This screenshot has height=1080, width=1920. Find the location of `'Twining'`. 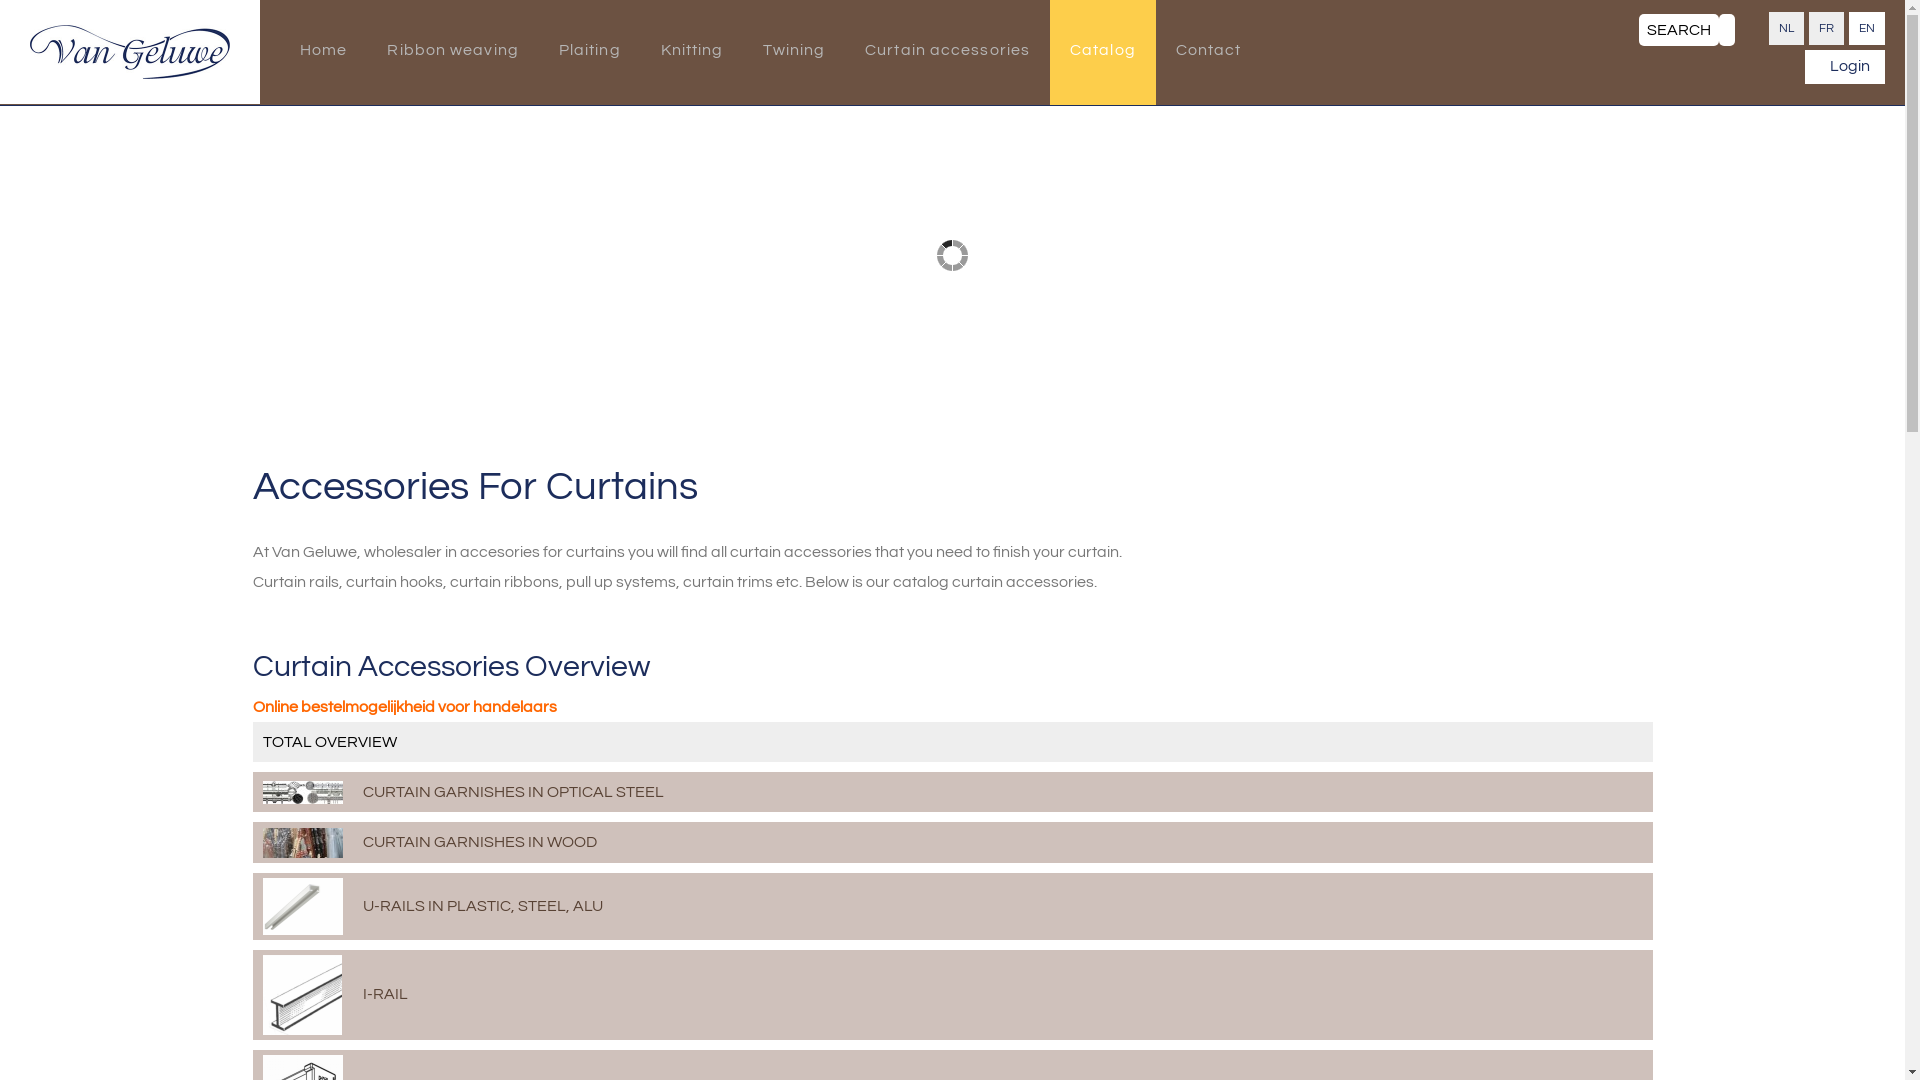

'Twining' is located at coordinates (792, 51).